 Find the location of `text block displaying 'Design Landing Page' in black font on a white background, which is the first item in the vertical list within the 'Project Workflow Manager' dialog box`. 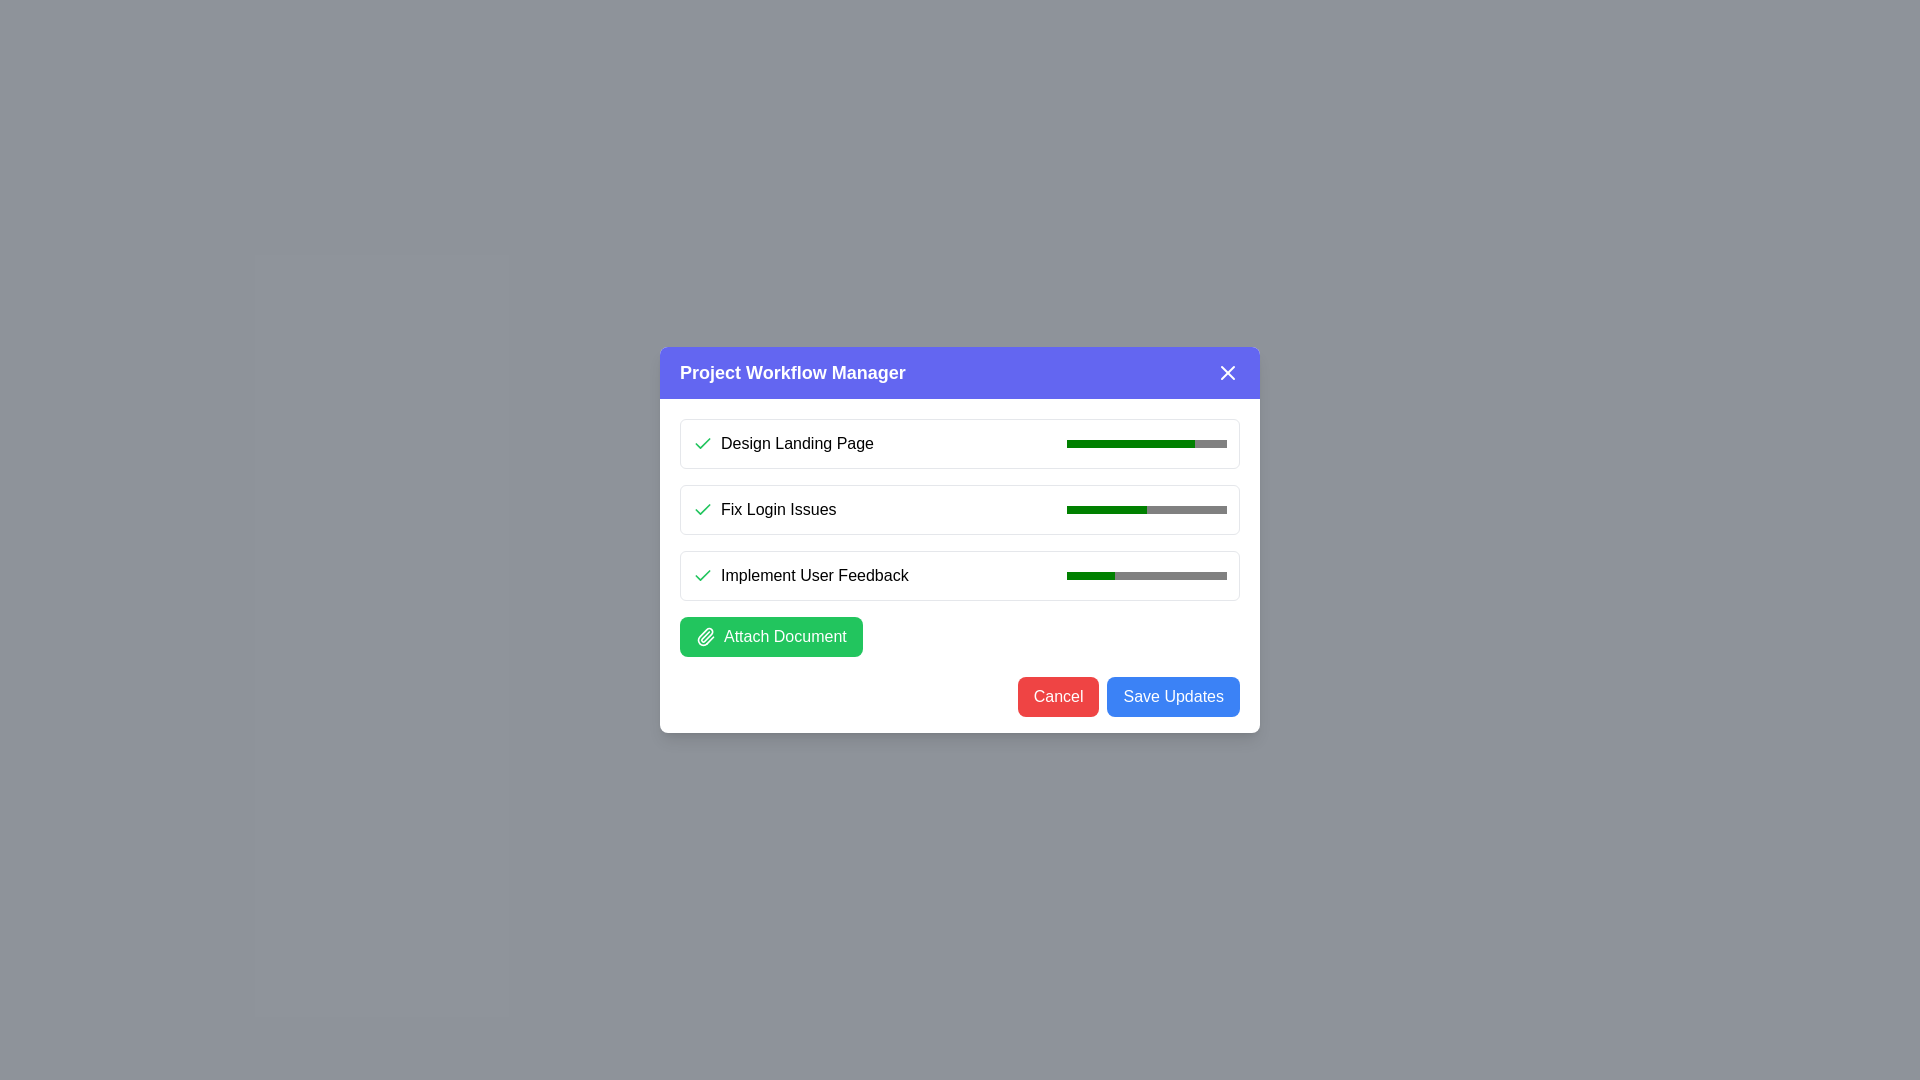

text block displaying 'Design Landing Page' in black font on a white background, which is the first item in the vertical list within the 'Project Workflow Manager' dialog box is located at coordinates (796, 442).